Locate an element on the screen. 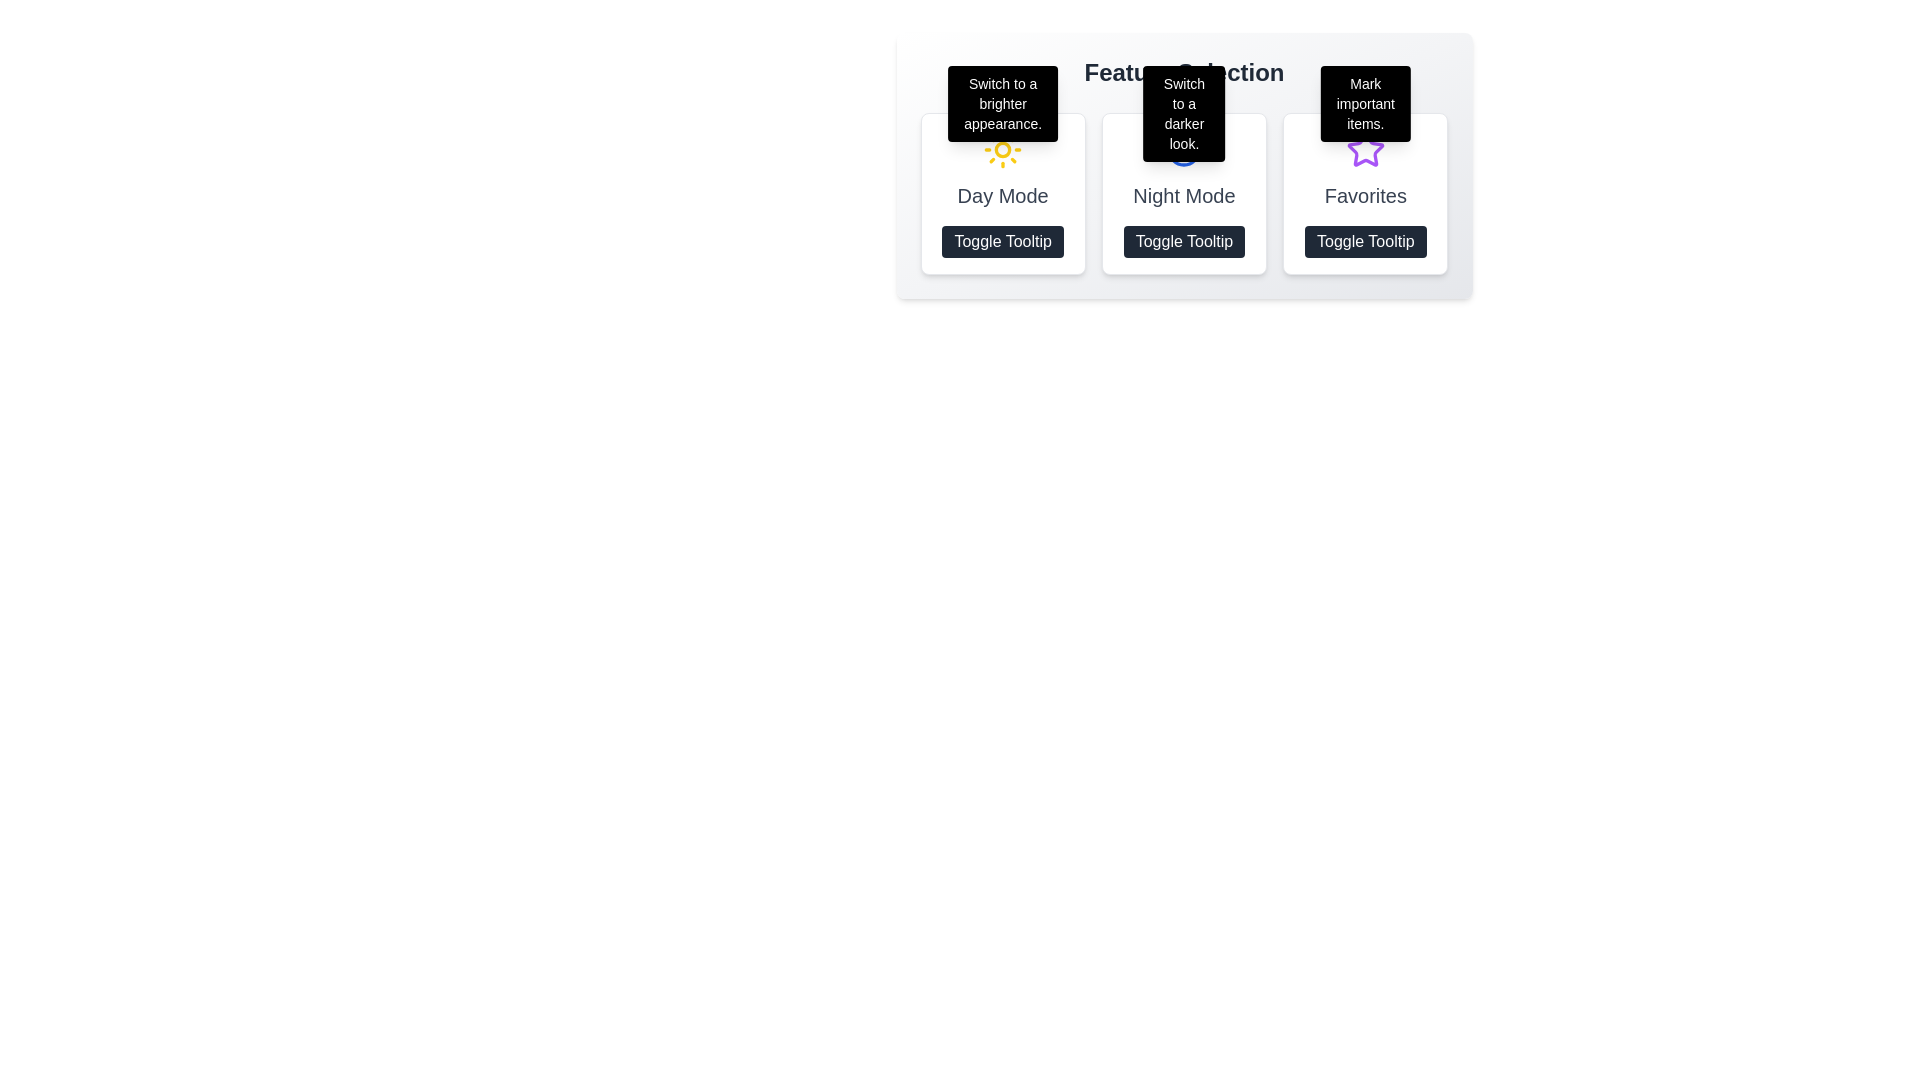 This screenshot has width=1920, height=1080. the button located in the 'Day Mode' section below the 'Day Mode' text and sun icon for keyboard navigation is located at coordinates (1003, 241).